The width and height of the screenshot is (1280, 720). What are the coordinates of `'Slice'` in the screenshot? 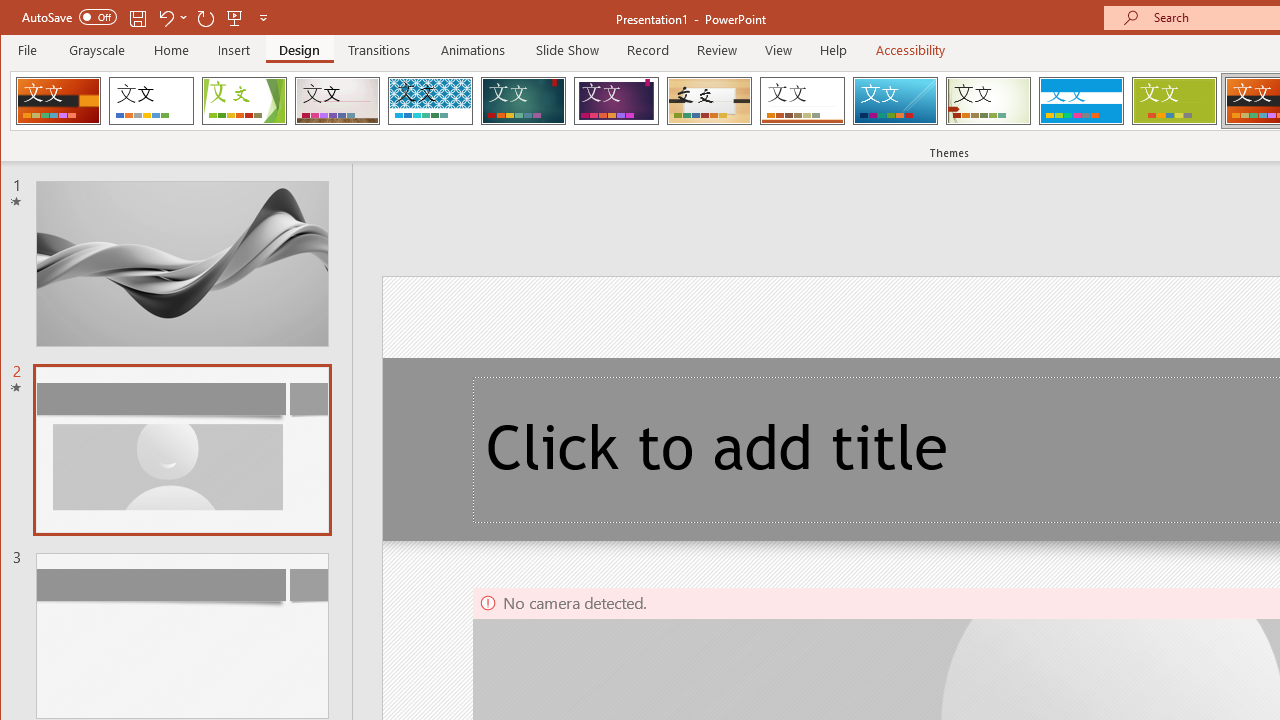 It's located at (894, 100).